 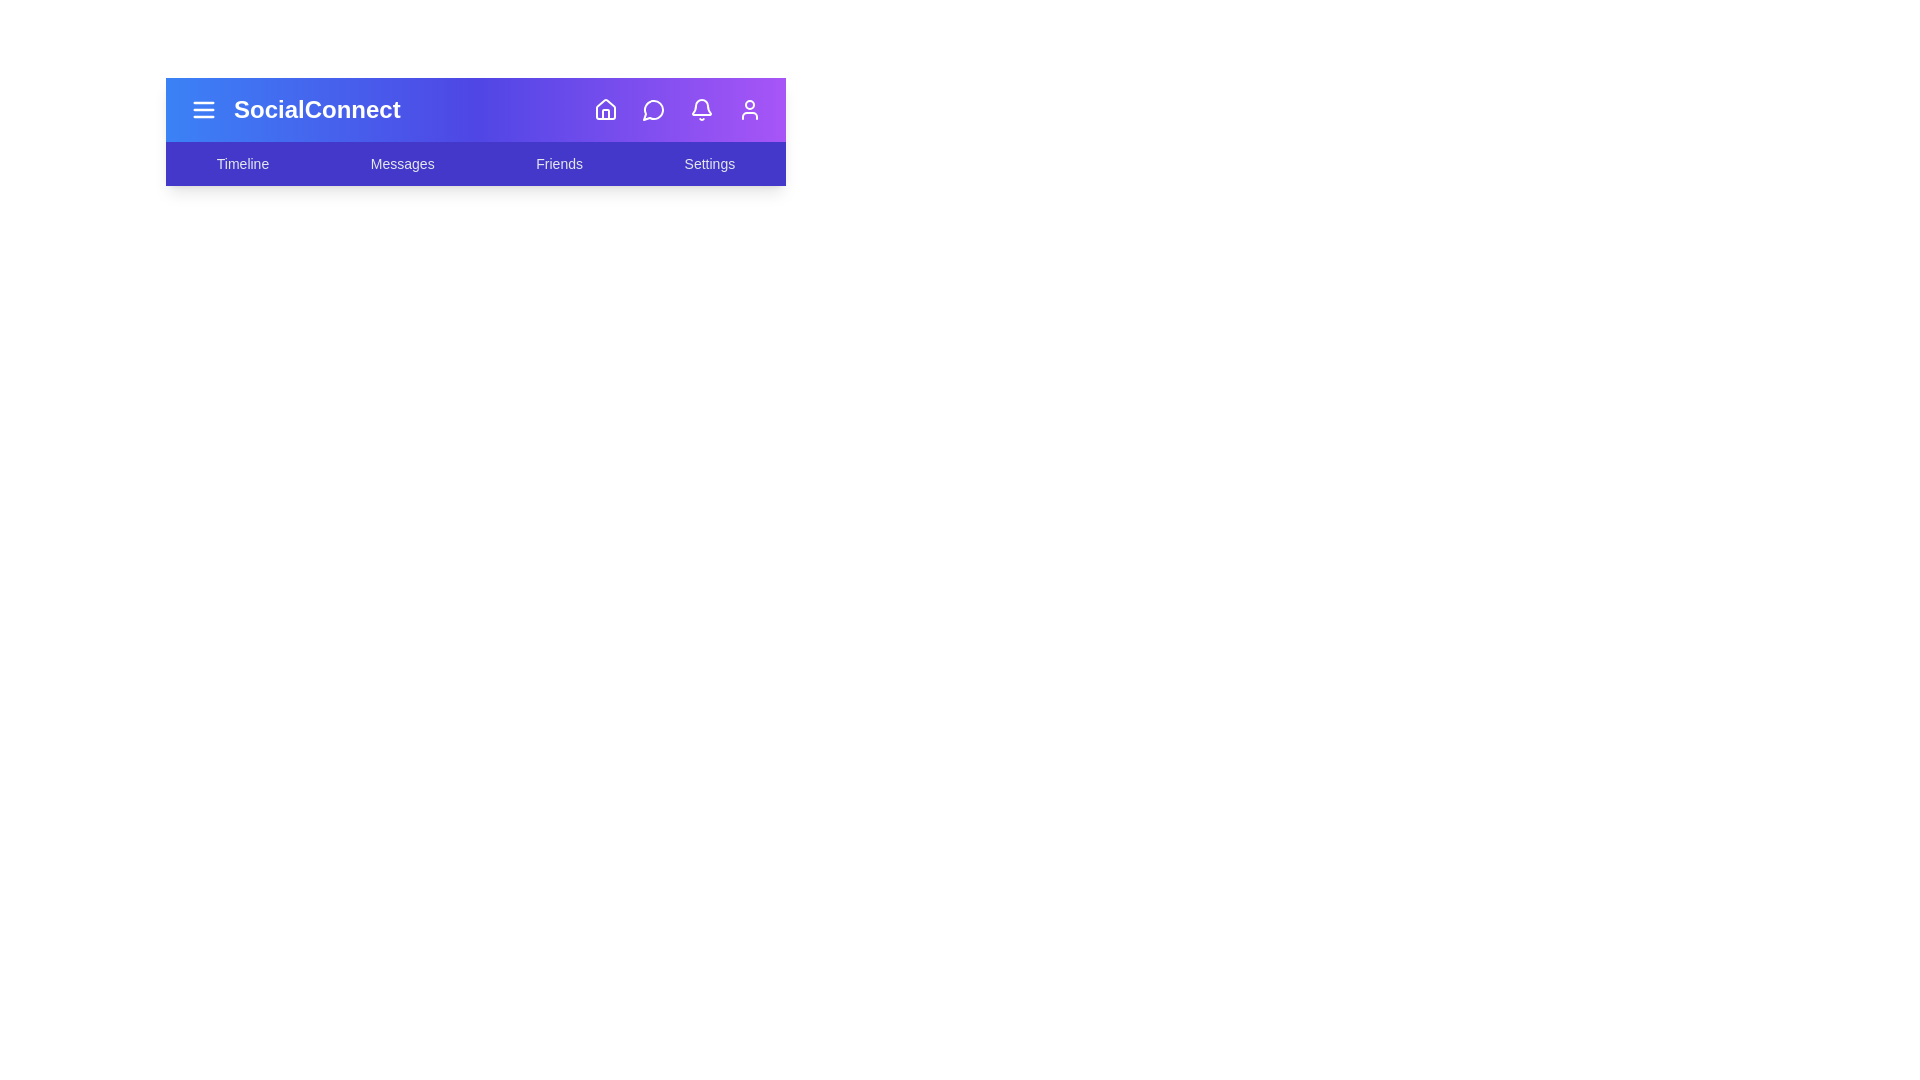 I want to click on the Notifications icon in the navigation bar to navigate to its respective section, so click(x=701, y=110).